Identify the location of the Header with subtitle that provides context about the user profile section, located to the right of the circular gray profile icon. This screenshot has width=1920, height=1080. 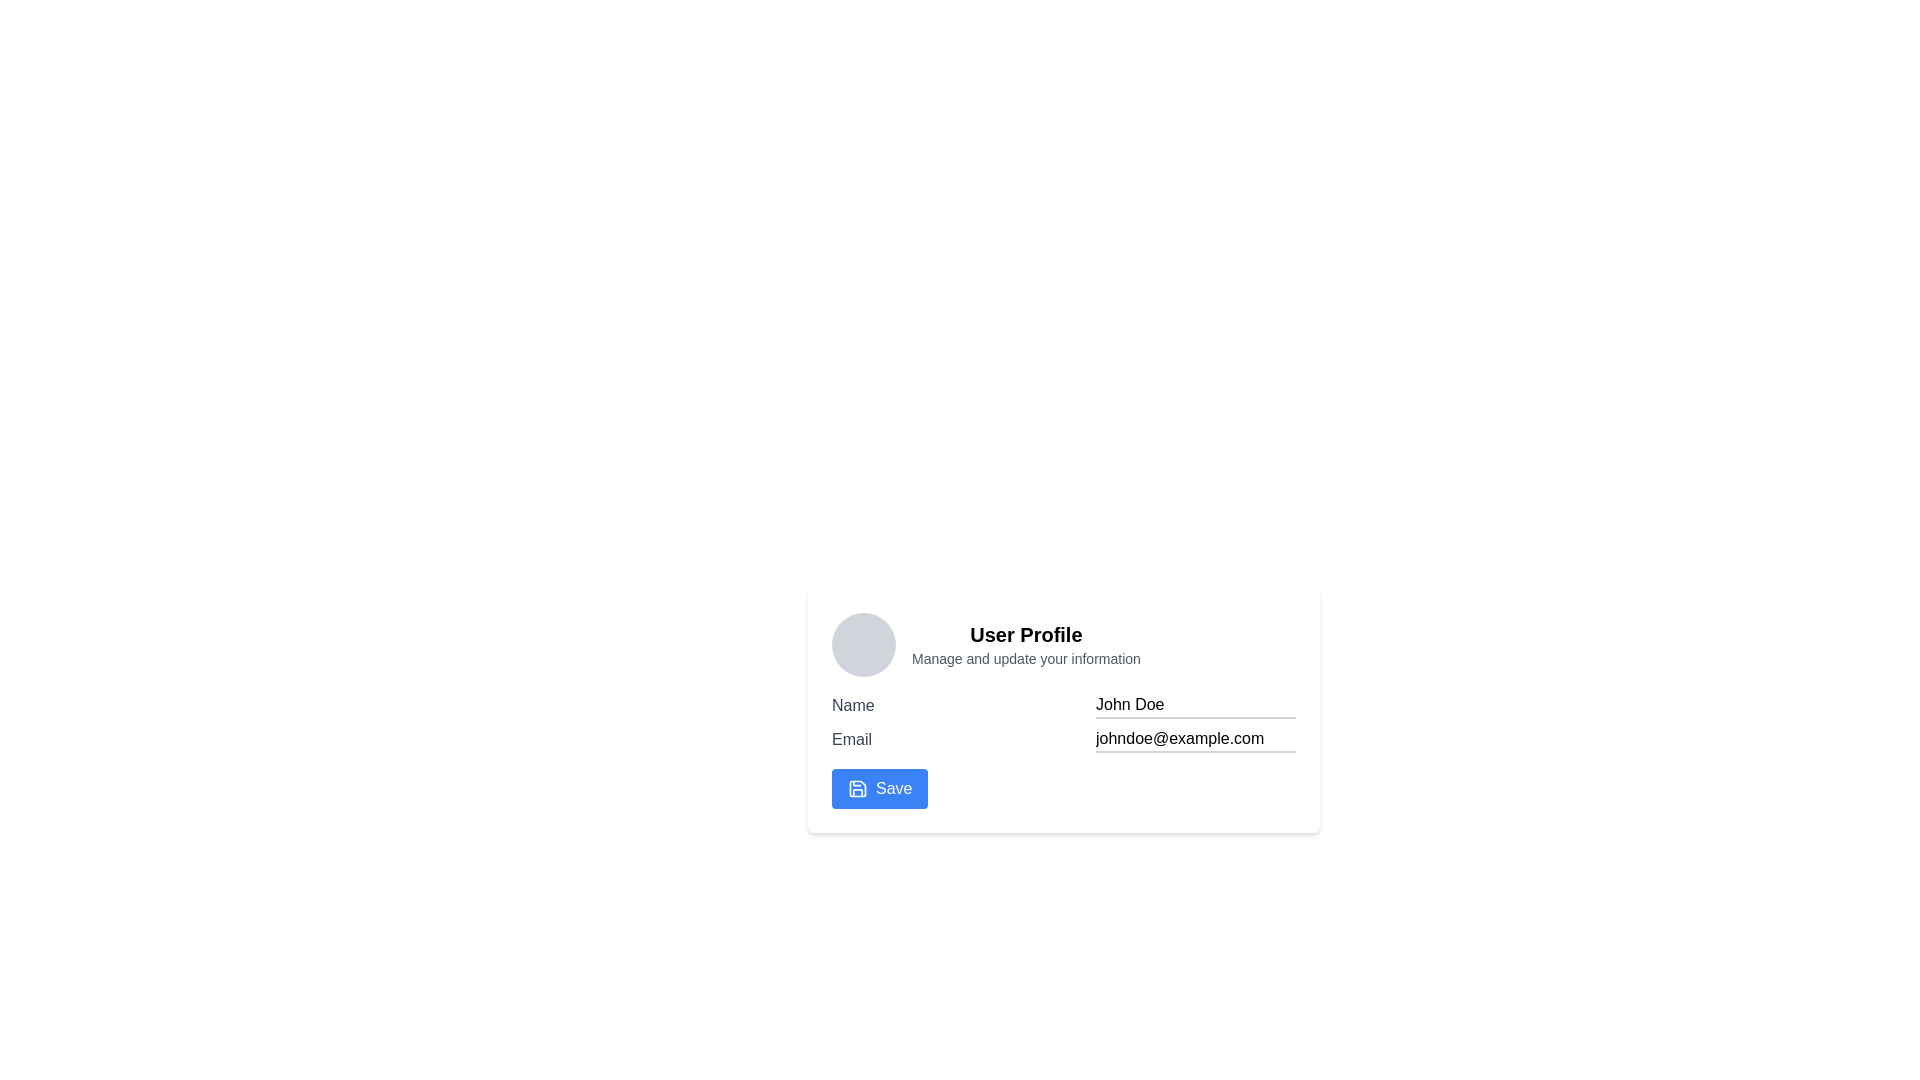
(1026, 644).